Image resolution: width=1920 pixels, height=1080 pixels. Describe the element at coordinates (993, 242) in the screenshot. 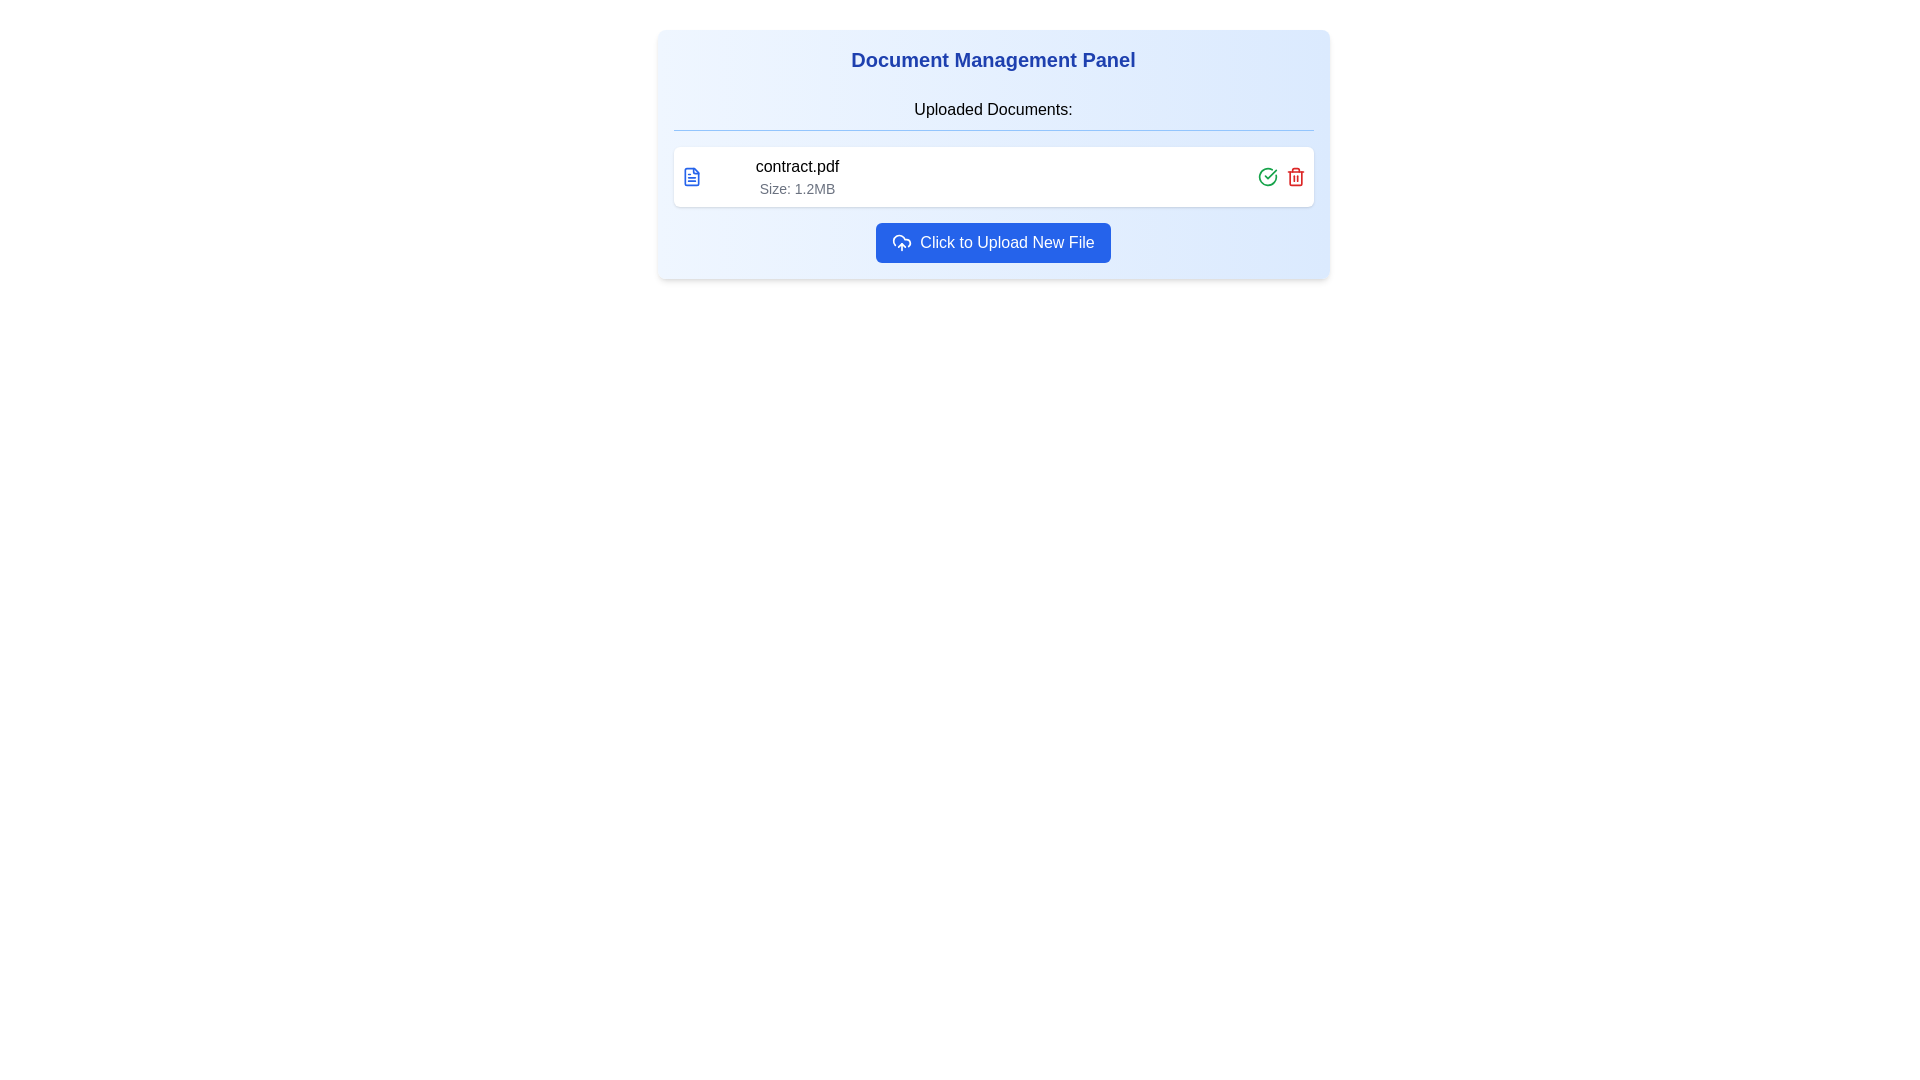

I see `the distinct upload button located at the bottom of the 'Document Management Panel' section` at that location.